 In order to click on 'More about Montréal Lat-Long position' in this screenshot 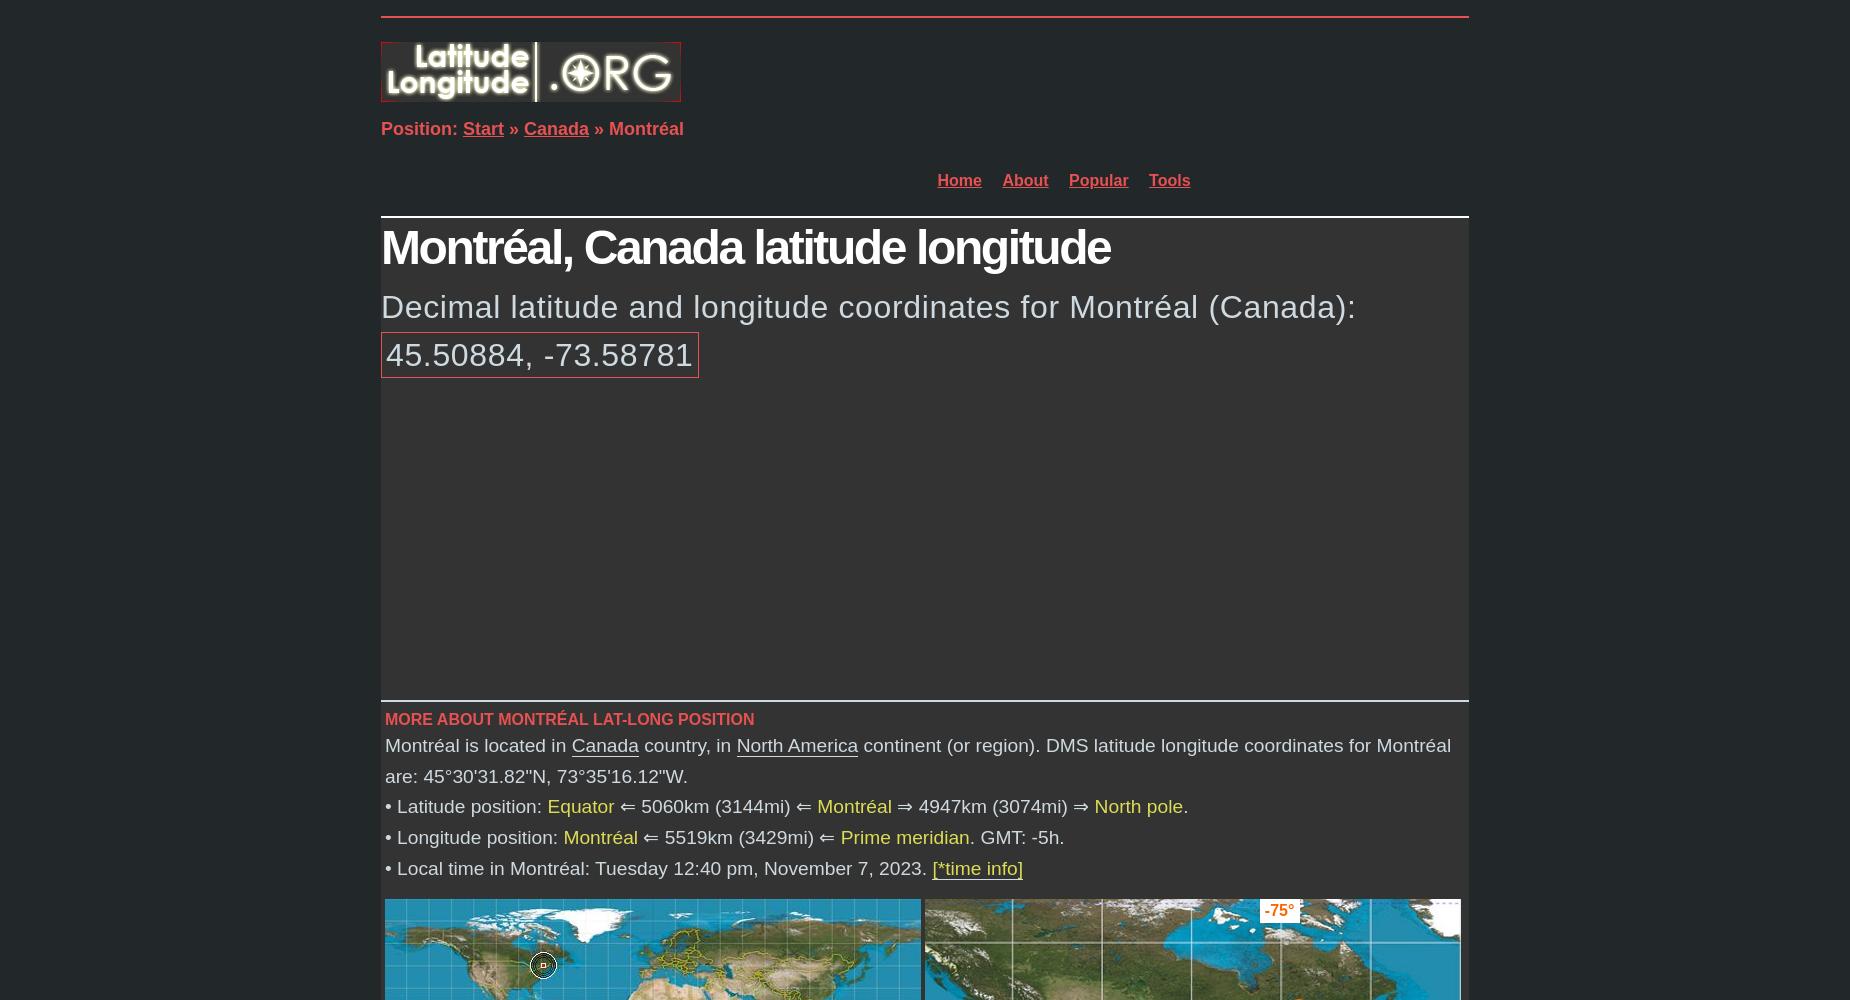, I will do `click(569, 718)`.